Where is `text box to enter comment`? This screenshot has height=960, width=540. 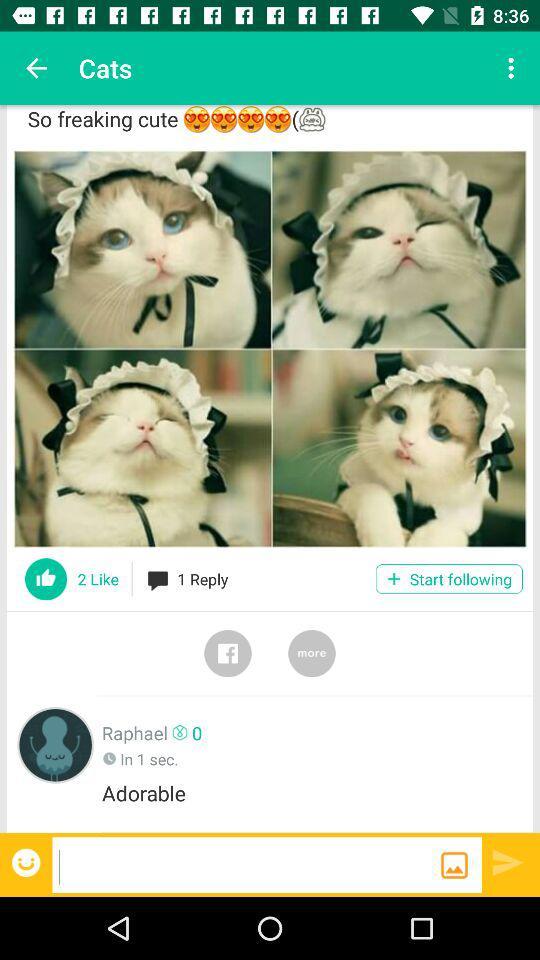
text box to enter comment is located at coordinates (246, 863).